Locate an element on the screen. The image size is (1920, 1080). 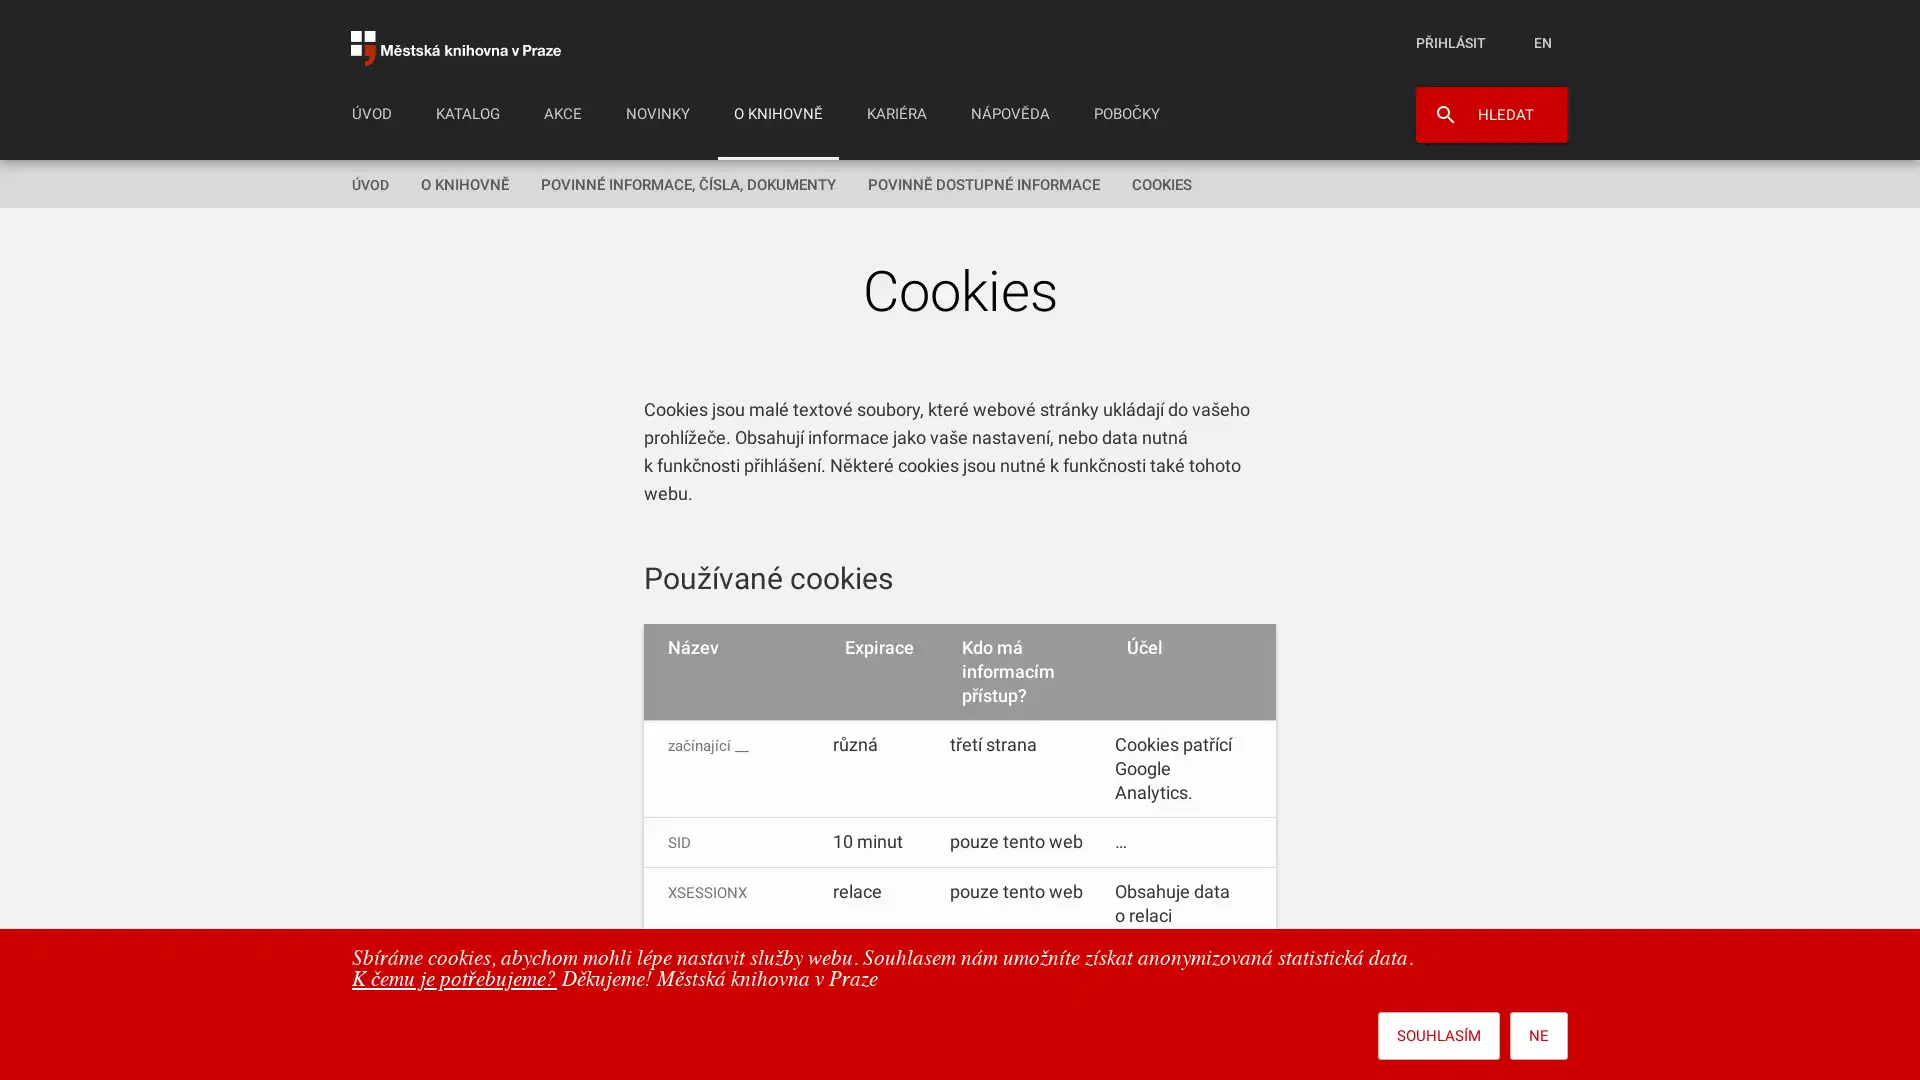
SOUHLASIM is located at coordinates (1437, 1035).